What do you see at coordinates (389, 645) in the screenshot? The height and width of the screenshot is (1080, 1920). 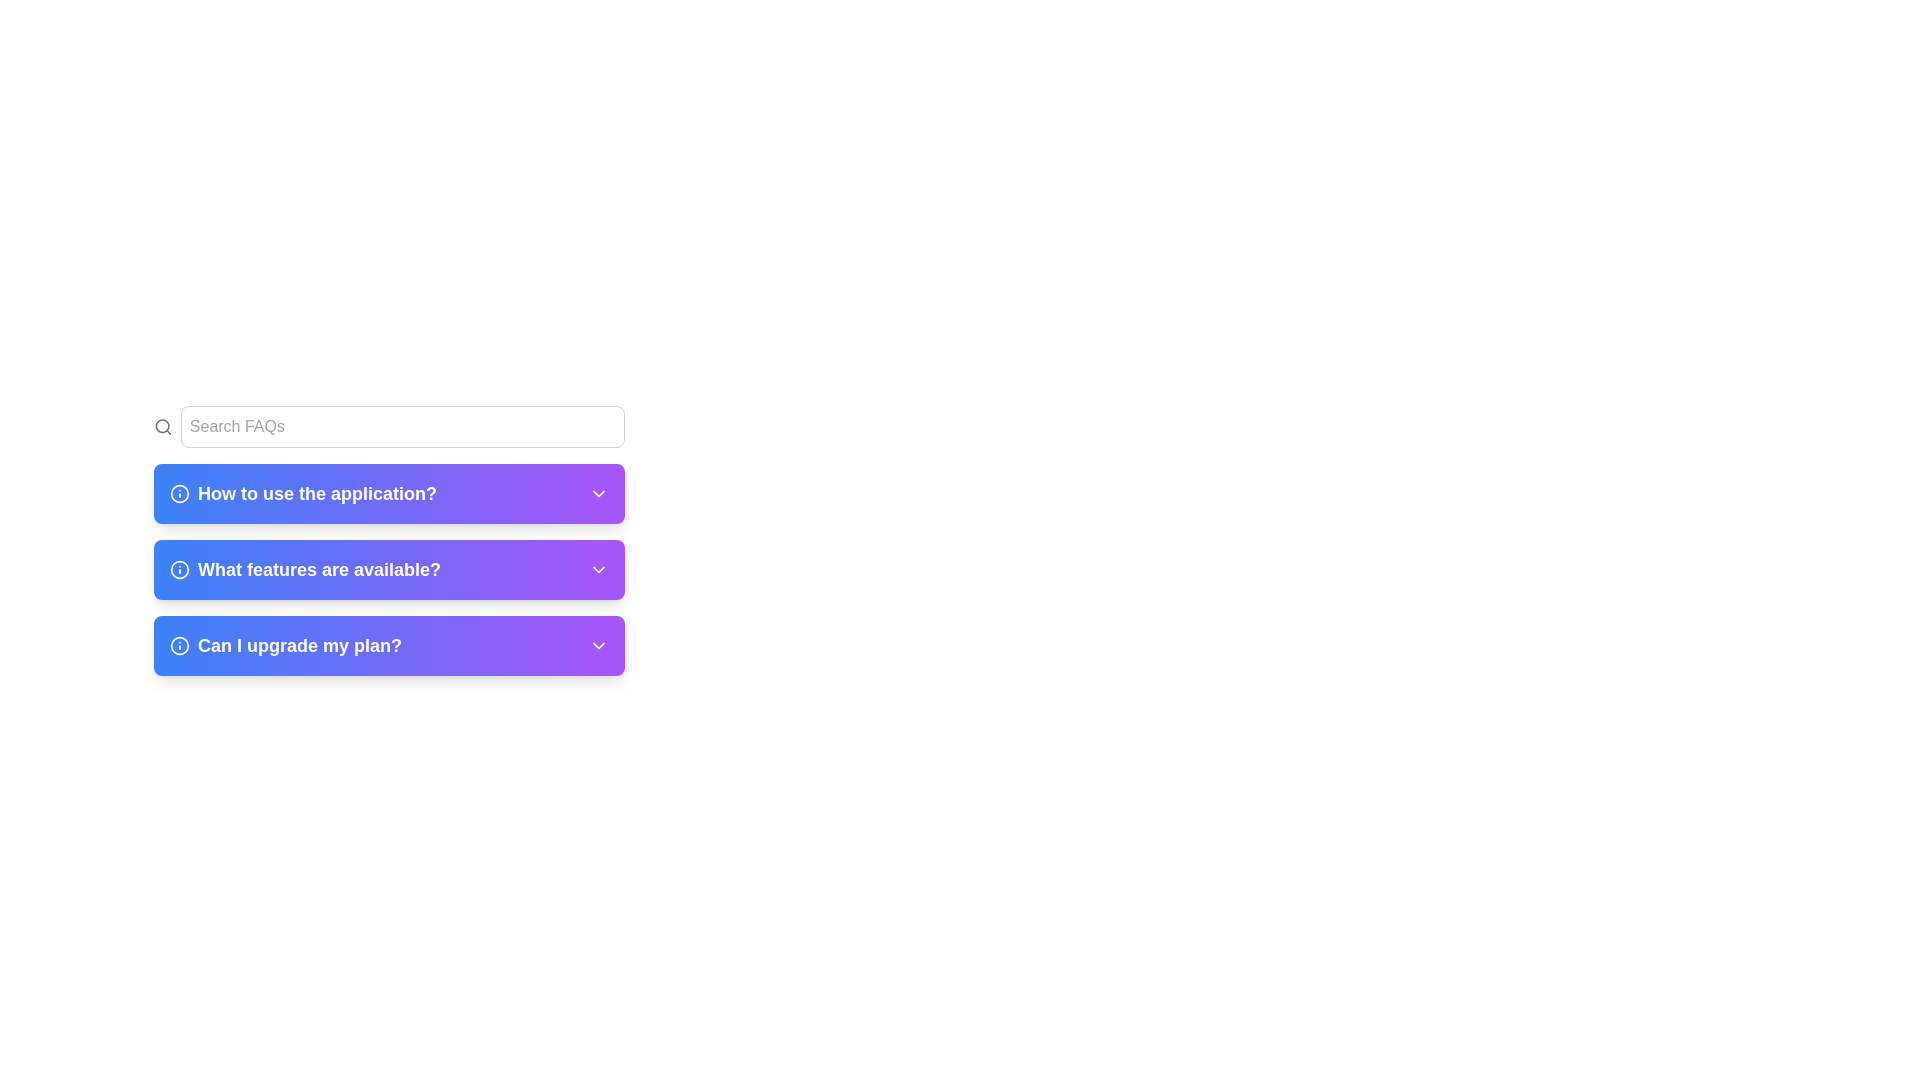 I see `the 'Can I upgrade my plan?' expandable list item with a gradient background` at bounding box center [389, 645].